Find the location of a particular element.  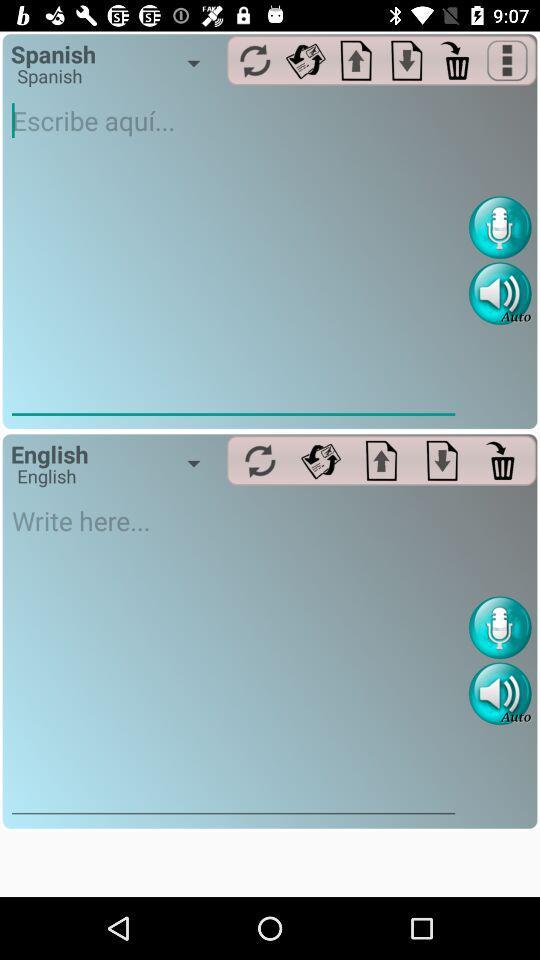

delete button is located at coordinates (502, 460).